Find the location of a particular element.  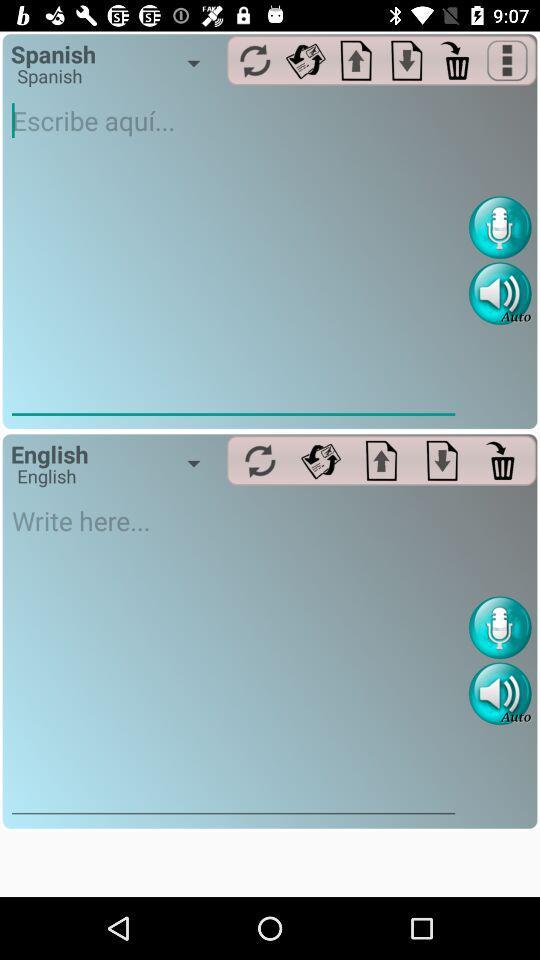

delete button is located at coordinates (502, 460).